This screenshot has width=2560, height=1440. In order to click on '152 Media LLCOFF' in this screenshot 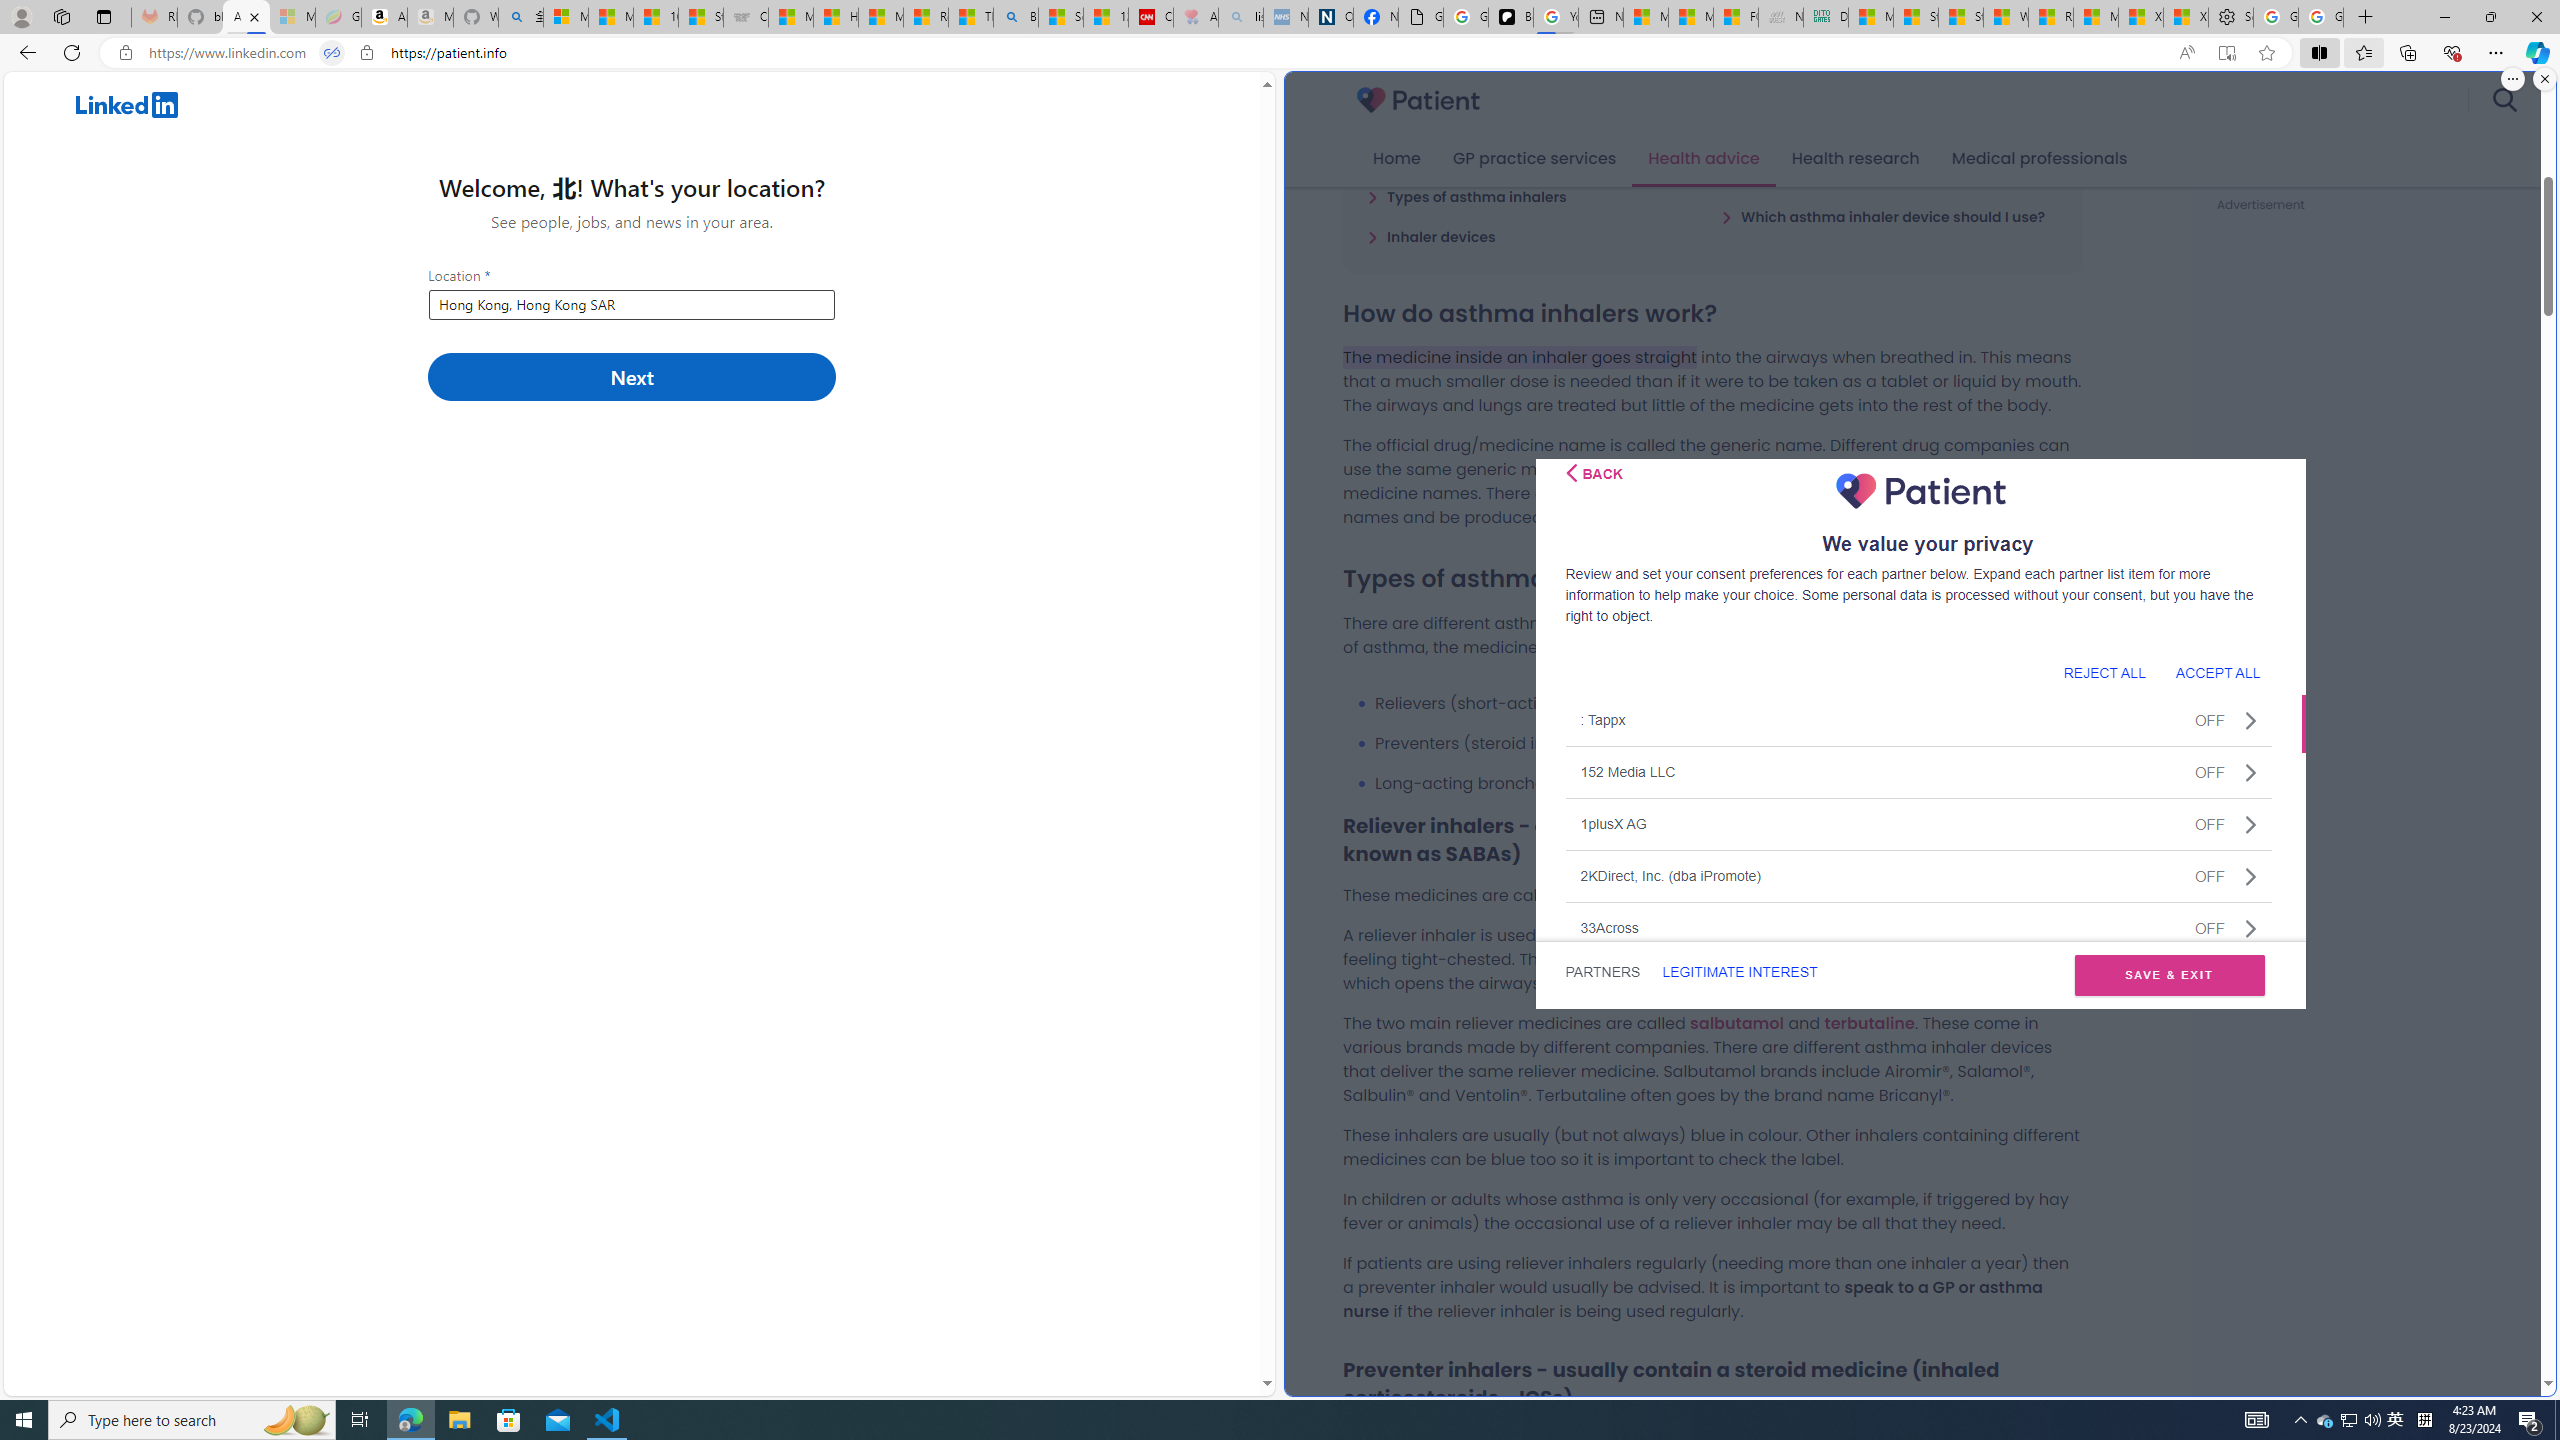, I will do `click(1917, 770)`.